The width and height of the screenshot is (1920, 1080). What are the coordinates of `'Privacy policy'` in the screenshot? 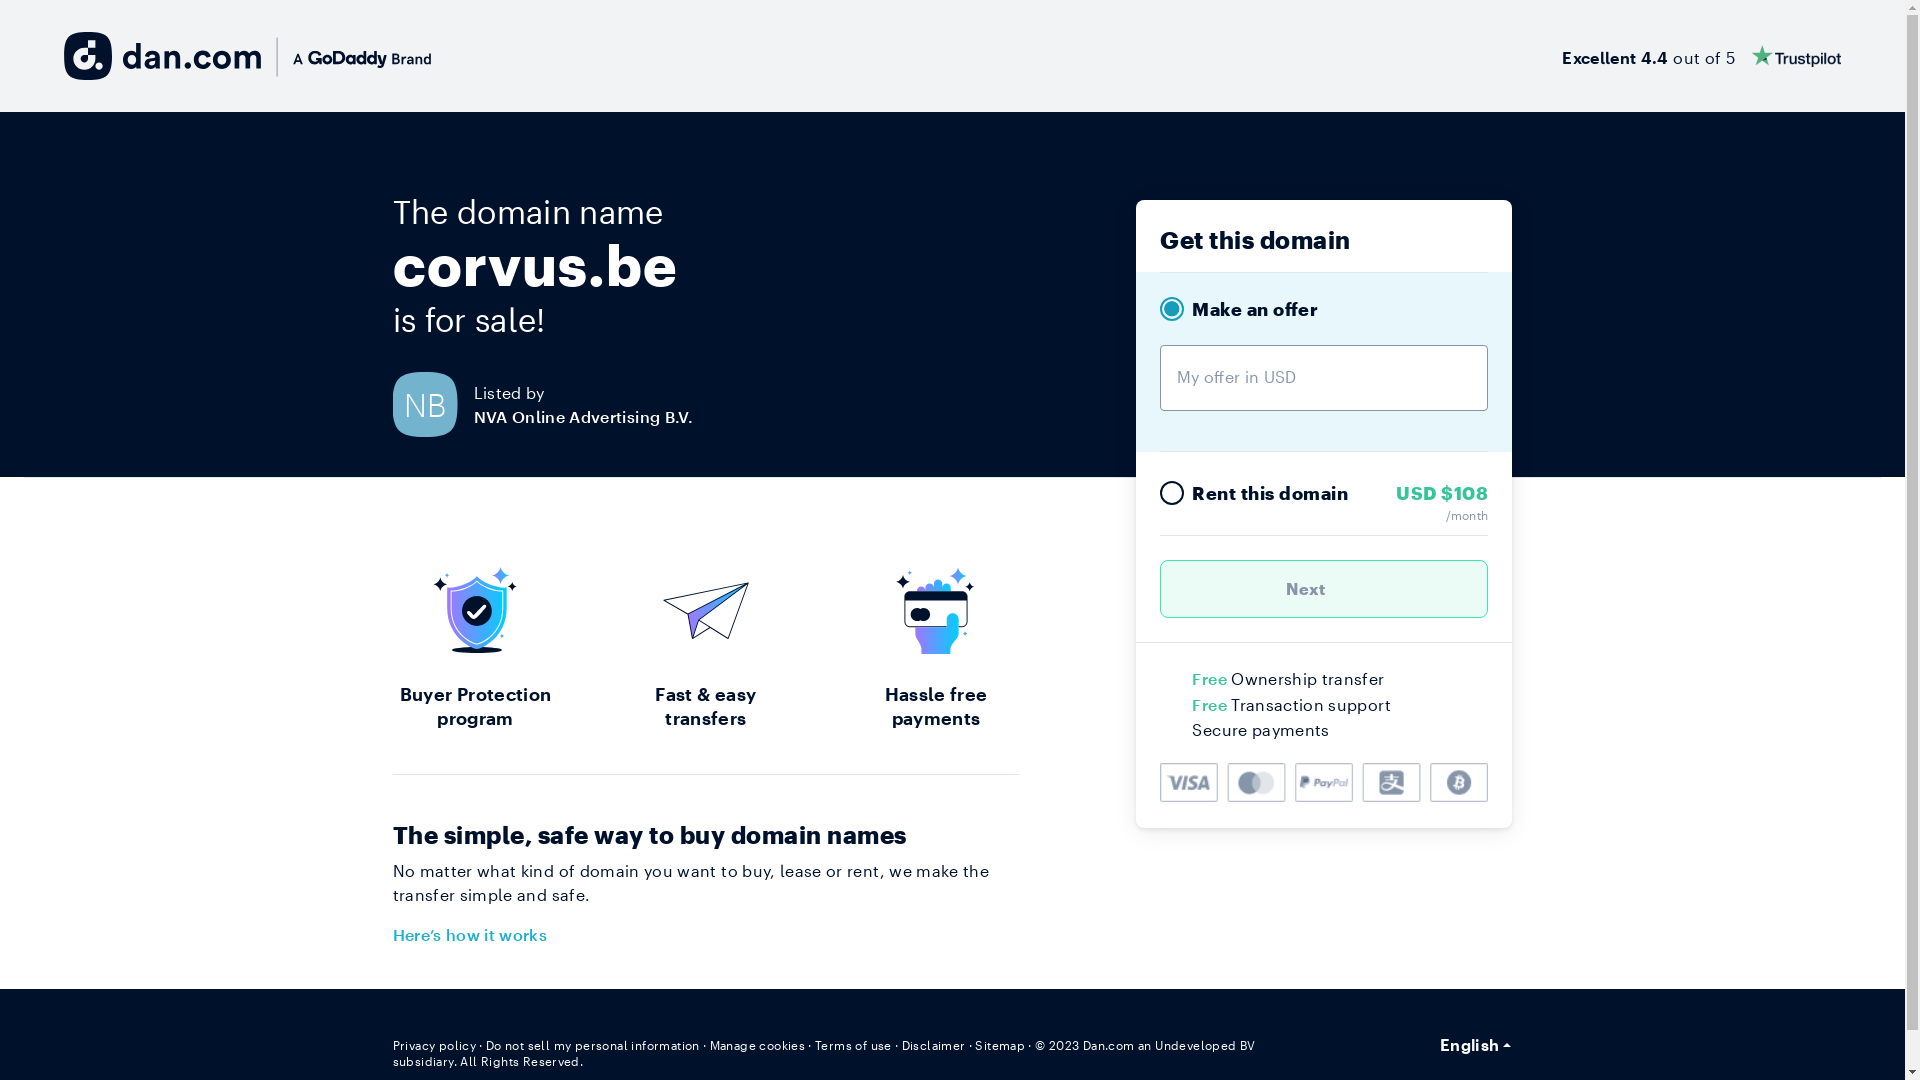 It's located at (432, 1044).